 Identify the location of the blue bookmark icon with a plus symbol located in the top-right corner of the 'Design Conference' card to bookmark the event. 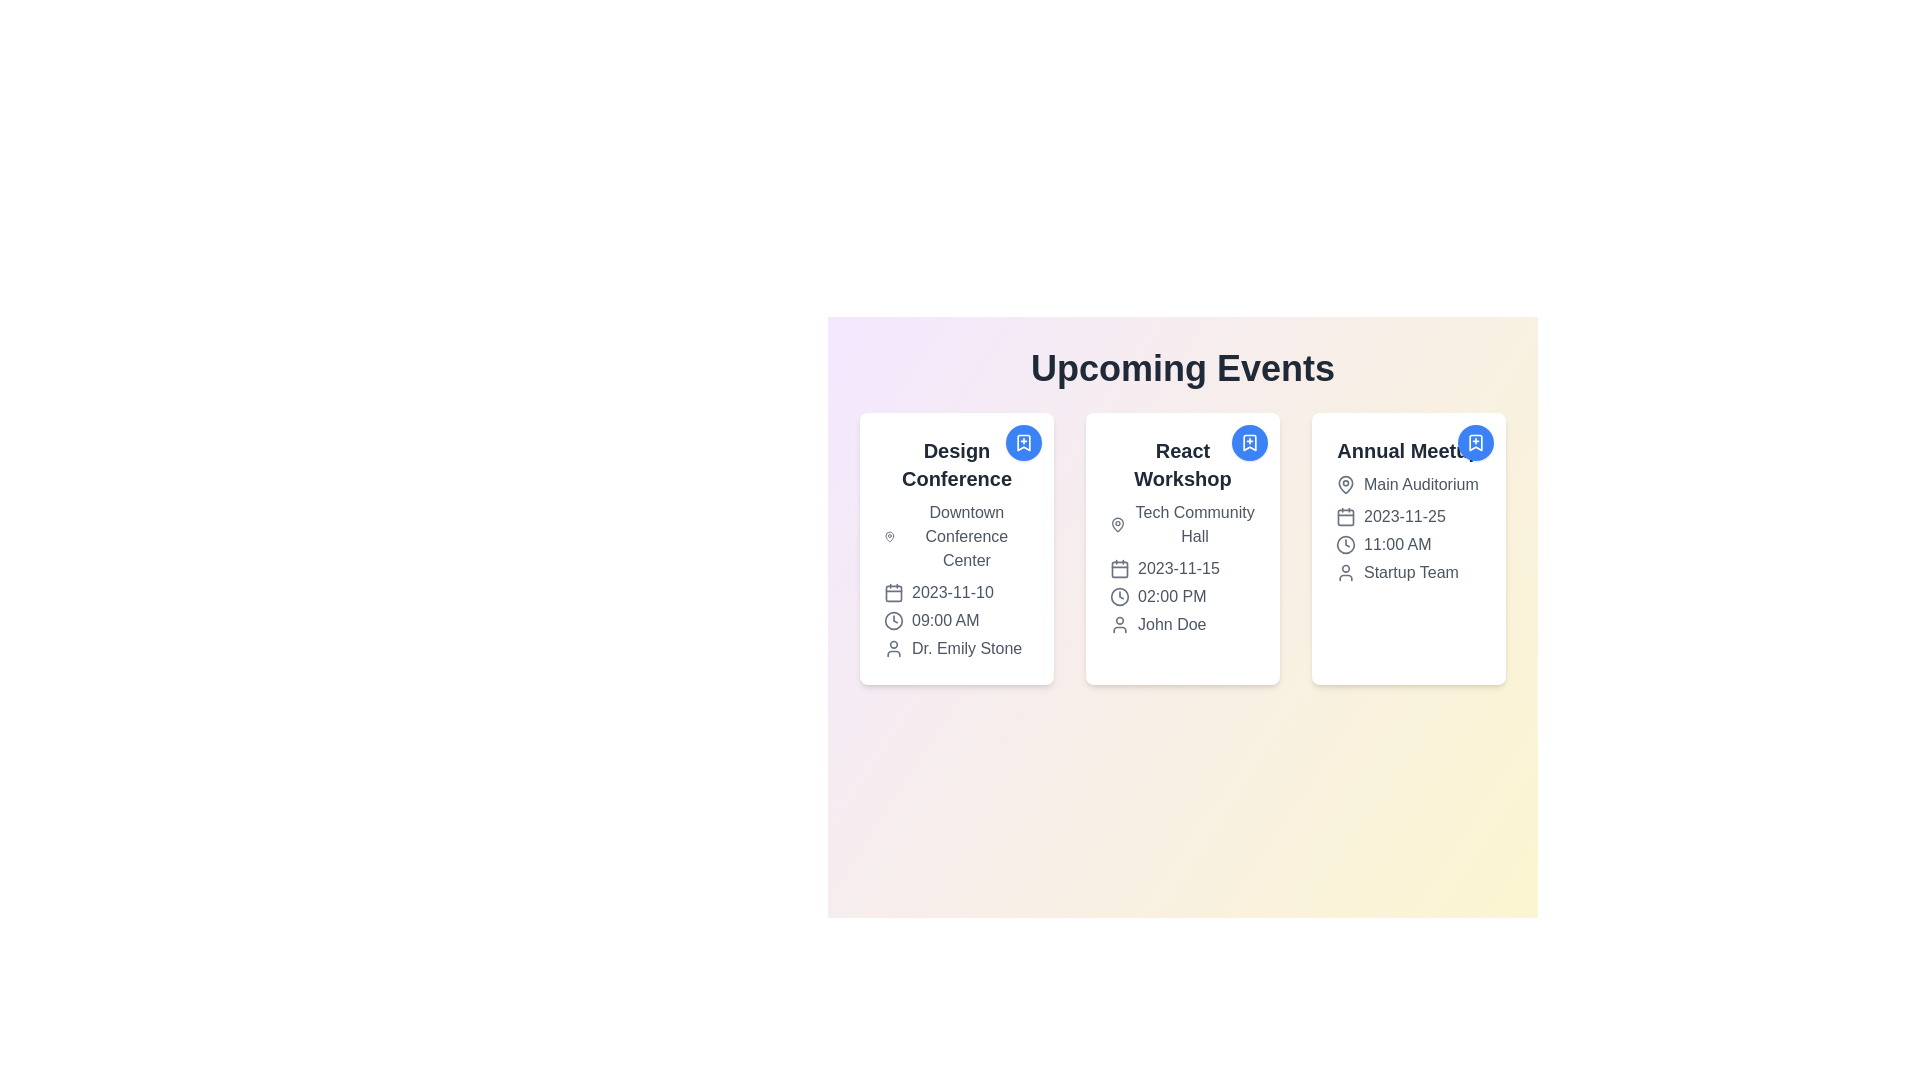
(1023, 442).